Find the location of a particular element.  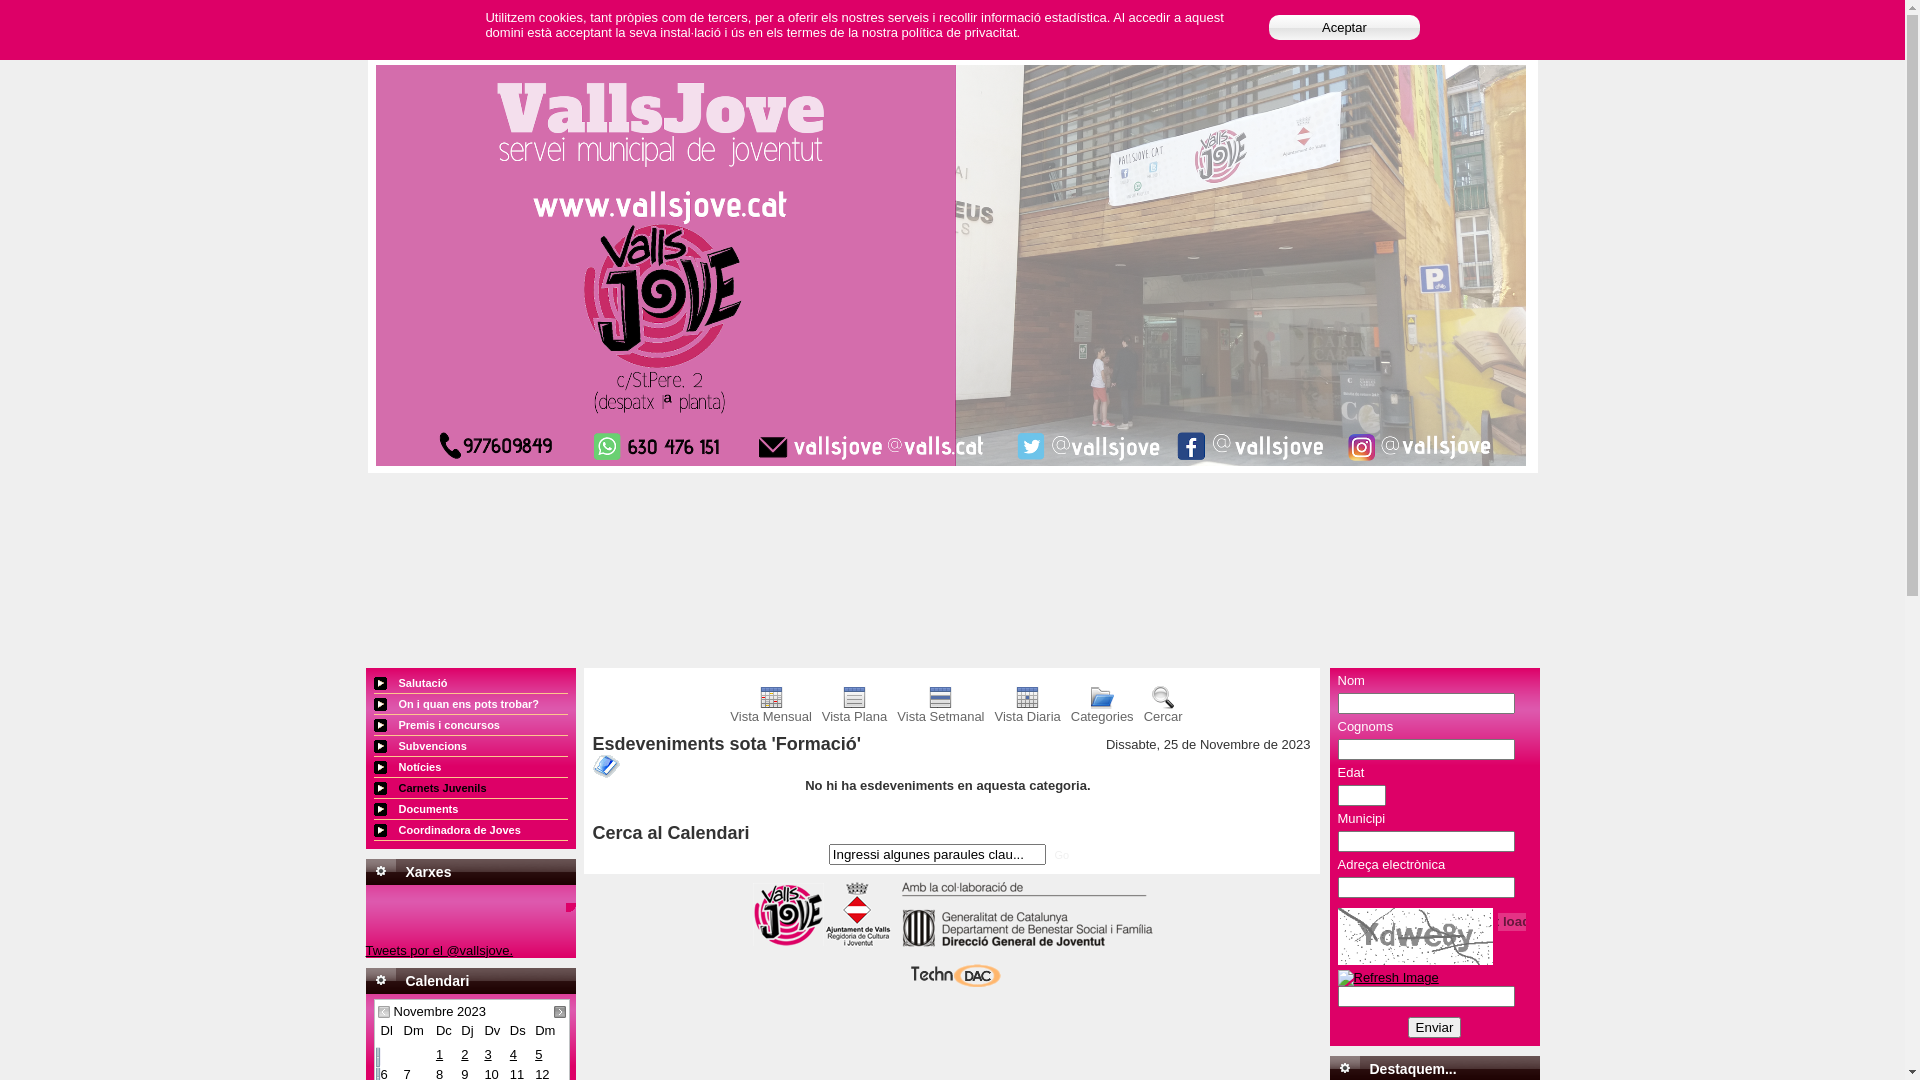

'4' is located at coordinates (509, 1053).